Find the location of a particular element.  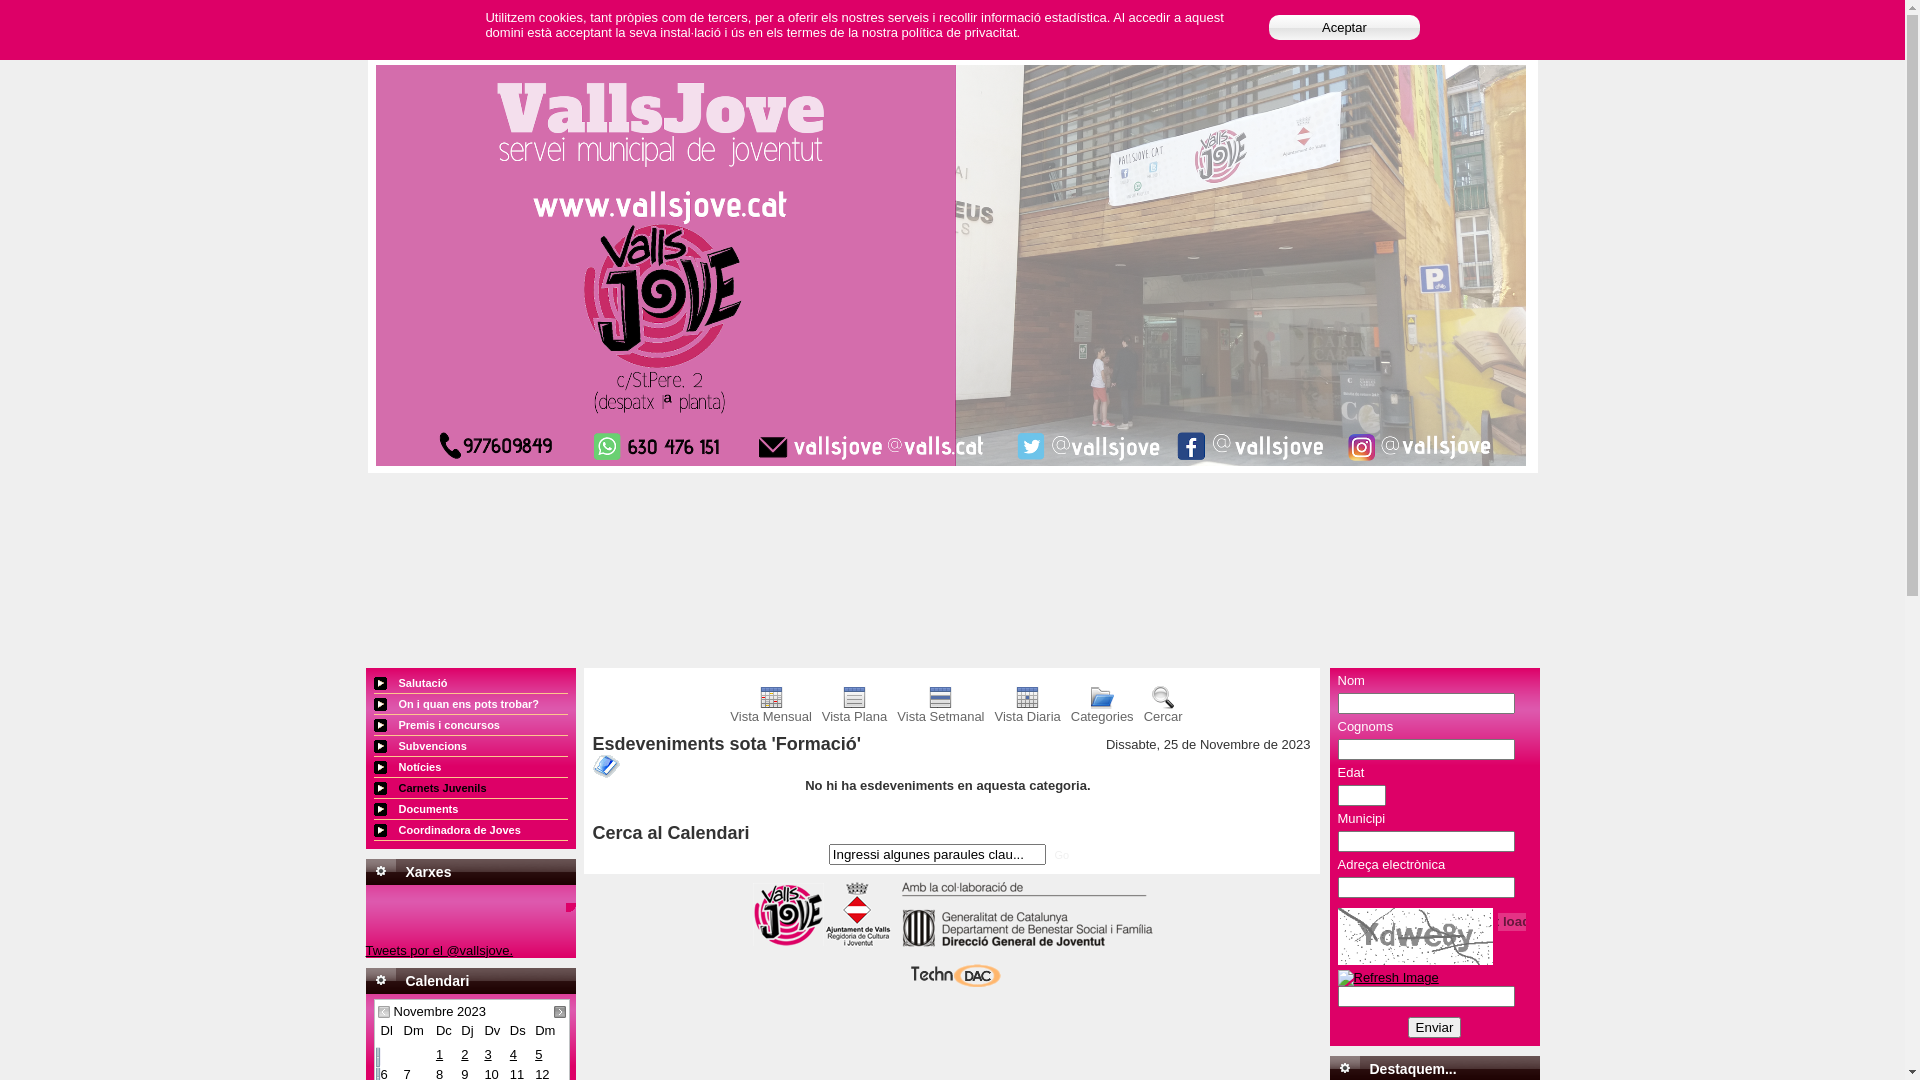

'4' is located at coordinates (509, 1053).